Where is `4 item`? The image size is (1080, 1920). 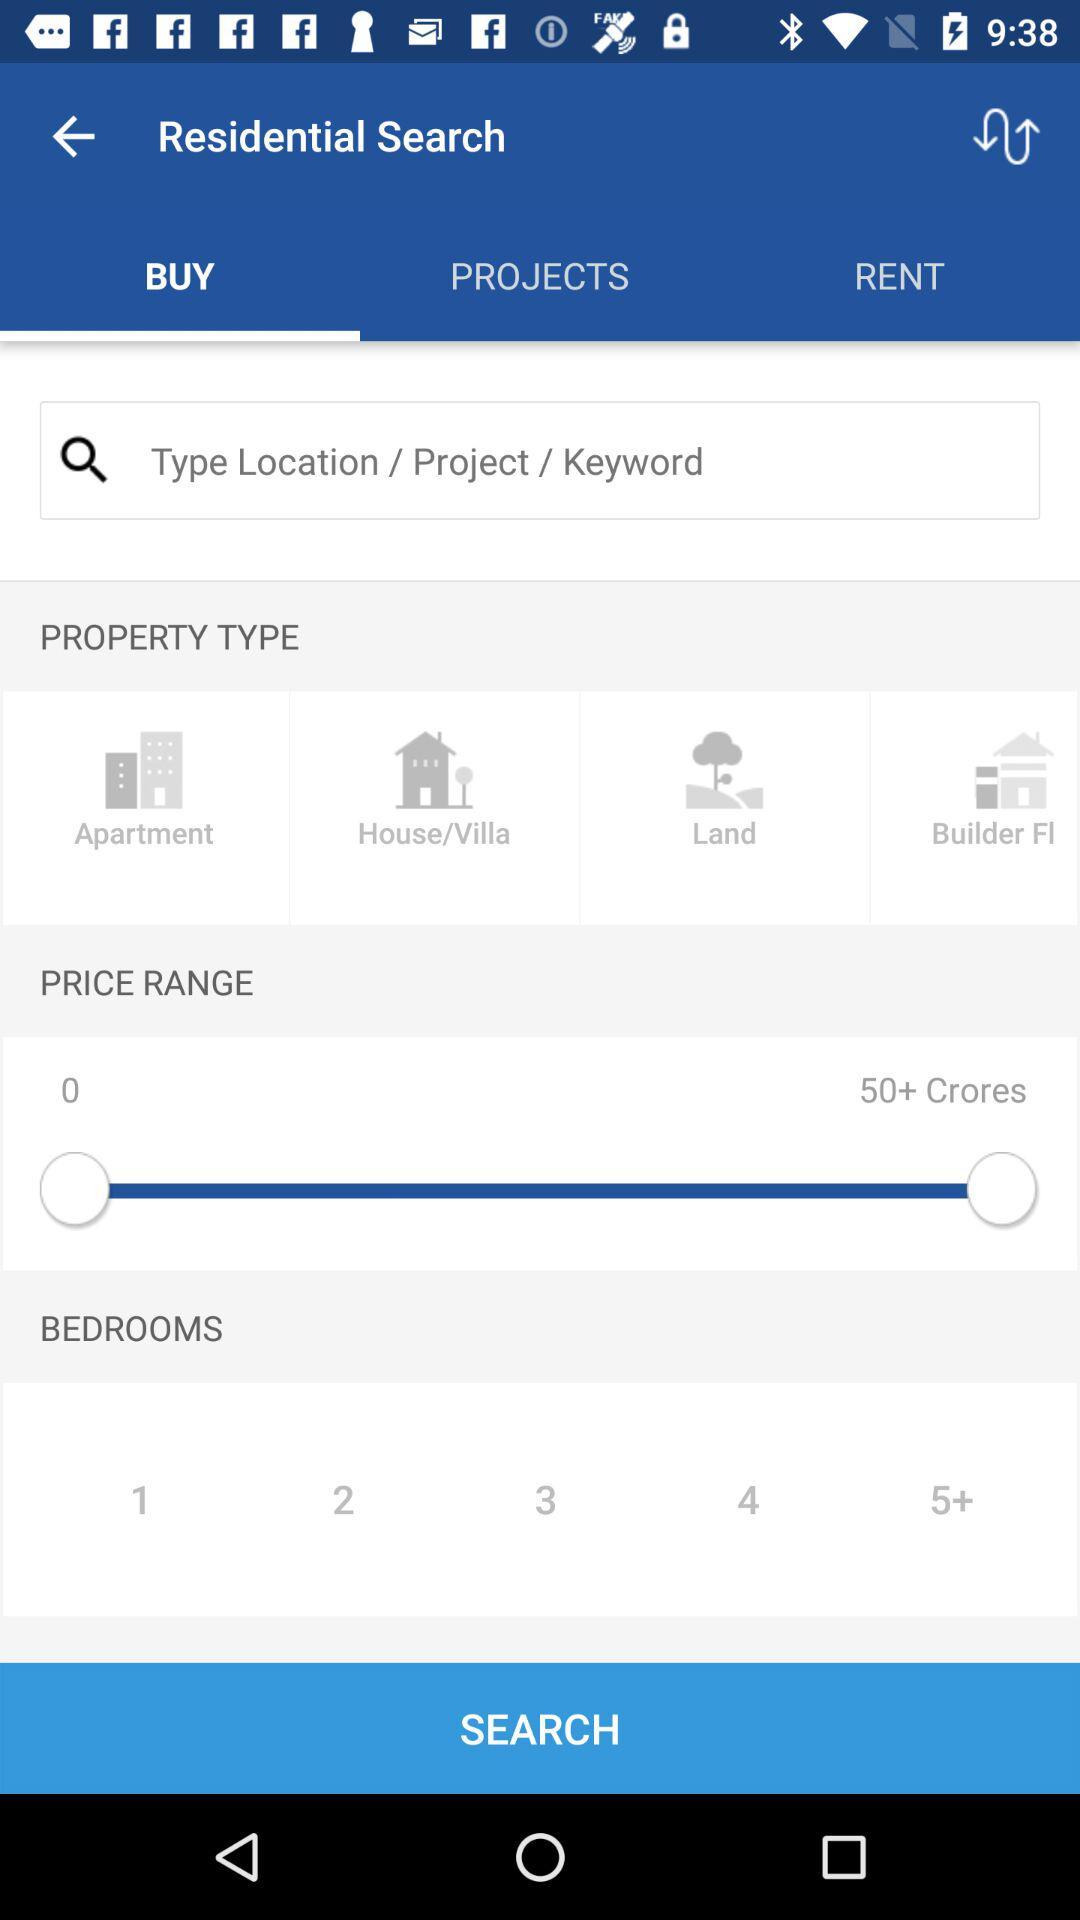
4 item is located at coordinates (748, 1499).